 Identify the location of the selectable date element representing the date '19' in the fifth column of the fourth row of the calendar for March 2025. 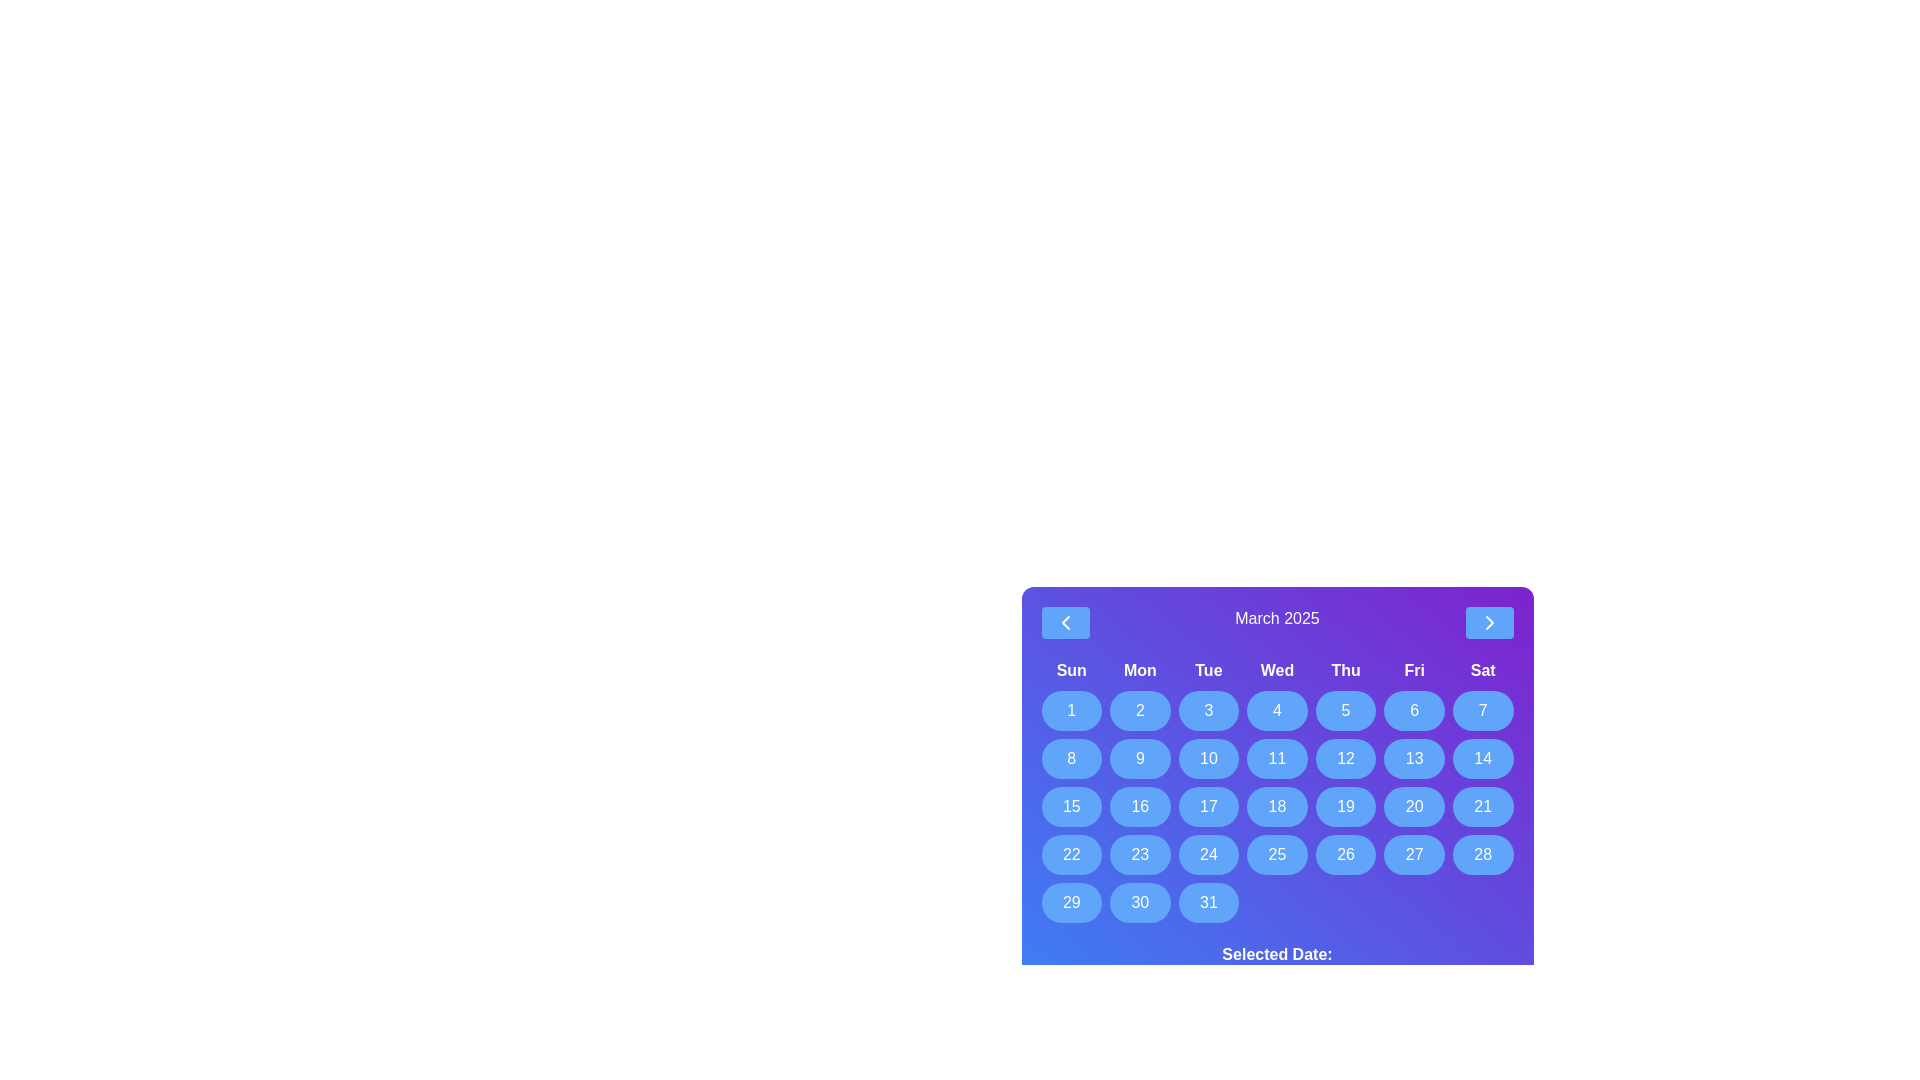
(1346, 805).